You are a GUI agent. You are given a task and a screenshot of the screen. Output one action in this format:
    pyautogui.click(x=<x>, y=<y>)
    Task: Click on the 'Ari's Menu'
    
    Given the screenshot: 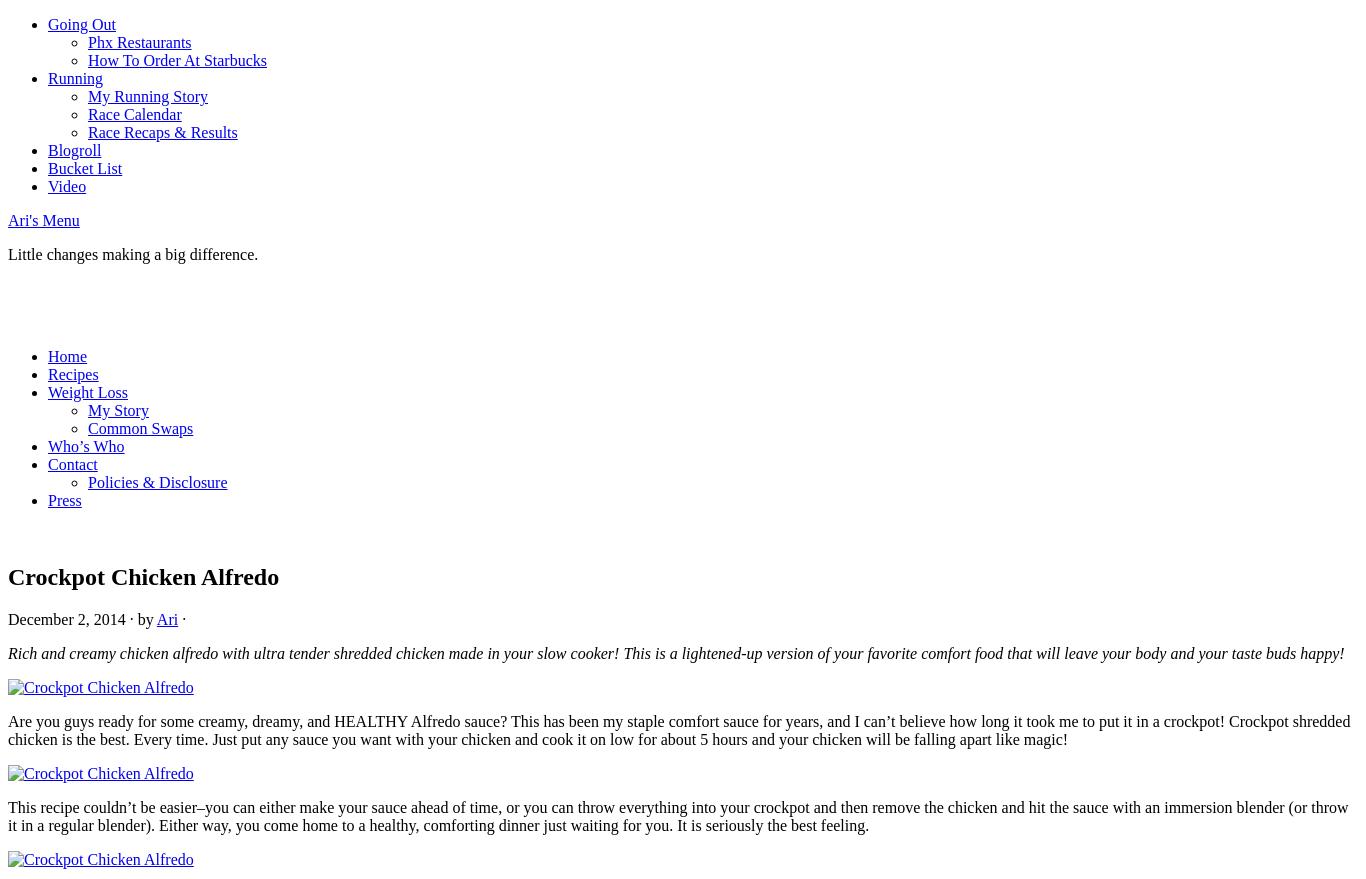 What is the action you would take?
    pyautogui.click(x=43, y=220)
    